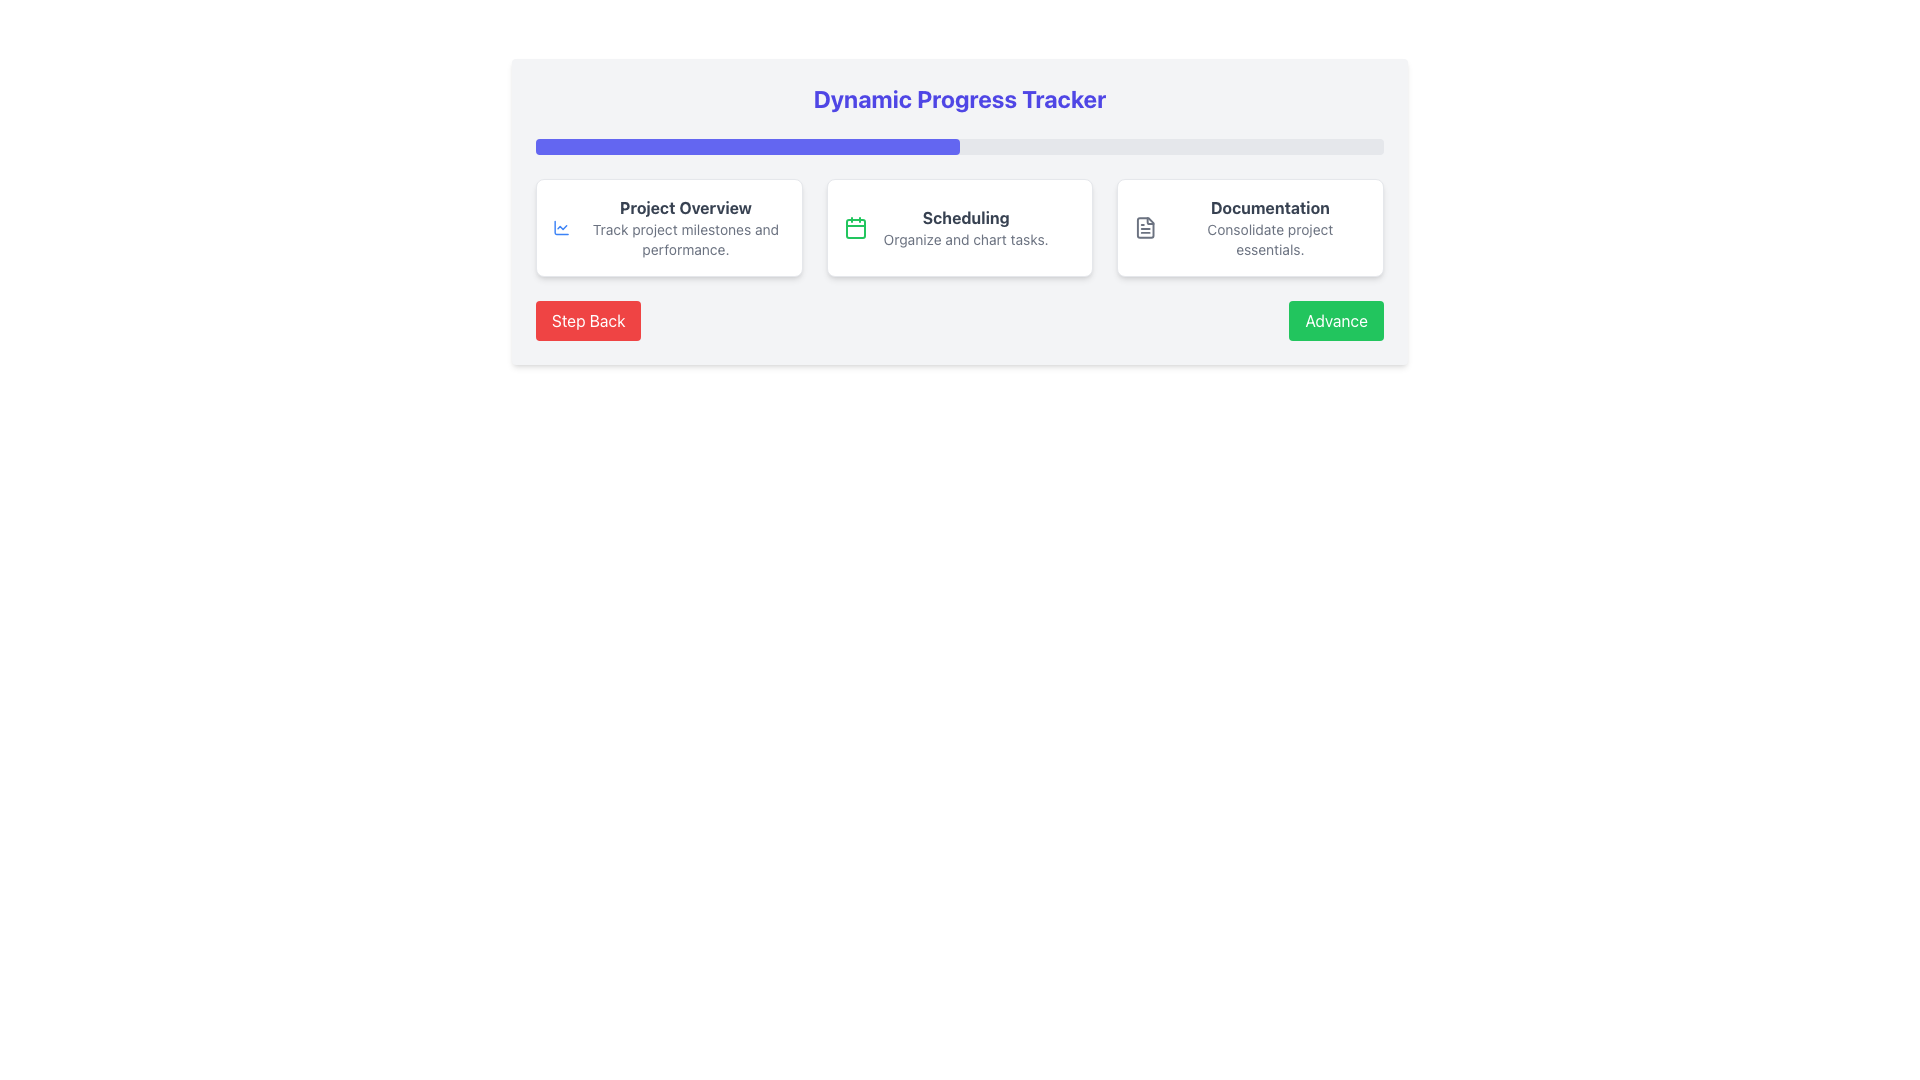 This screenshot has height=1080, width=1920. I want to click on the 'Documentation' card component, so click(1249, 226).